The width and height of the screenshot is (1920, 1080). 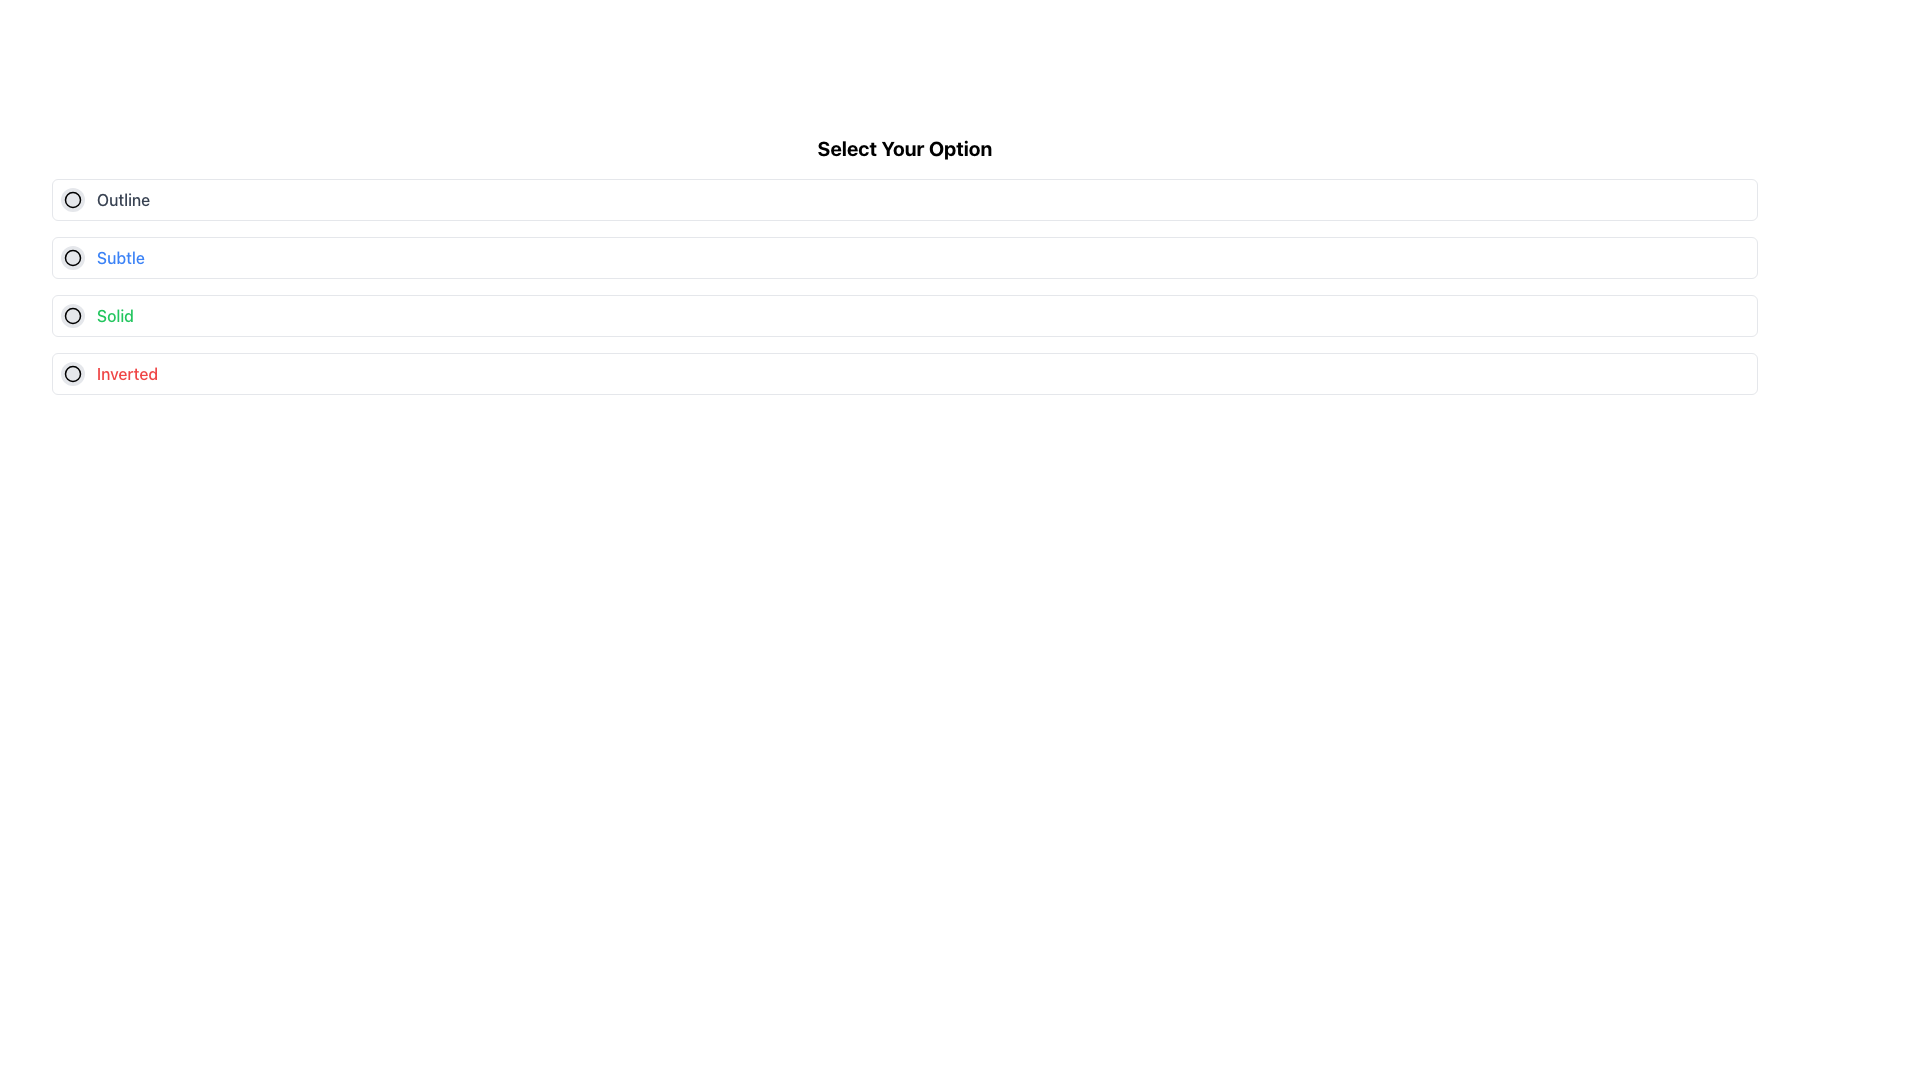 What do you see at coordinates (72, 257) in the screenshot?
I see `the circular icon outlined in black that is centered within the 'Subtle' option in the selection menu` at bounding box center [72, 257].